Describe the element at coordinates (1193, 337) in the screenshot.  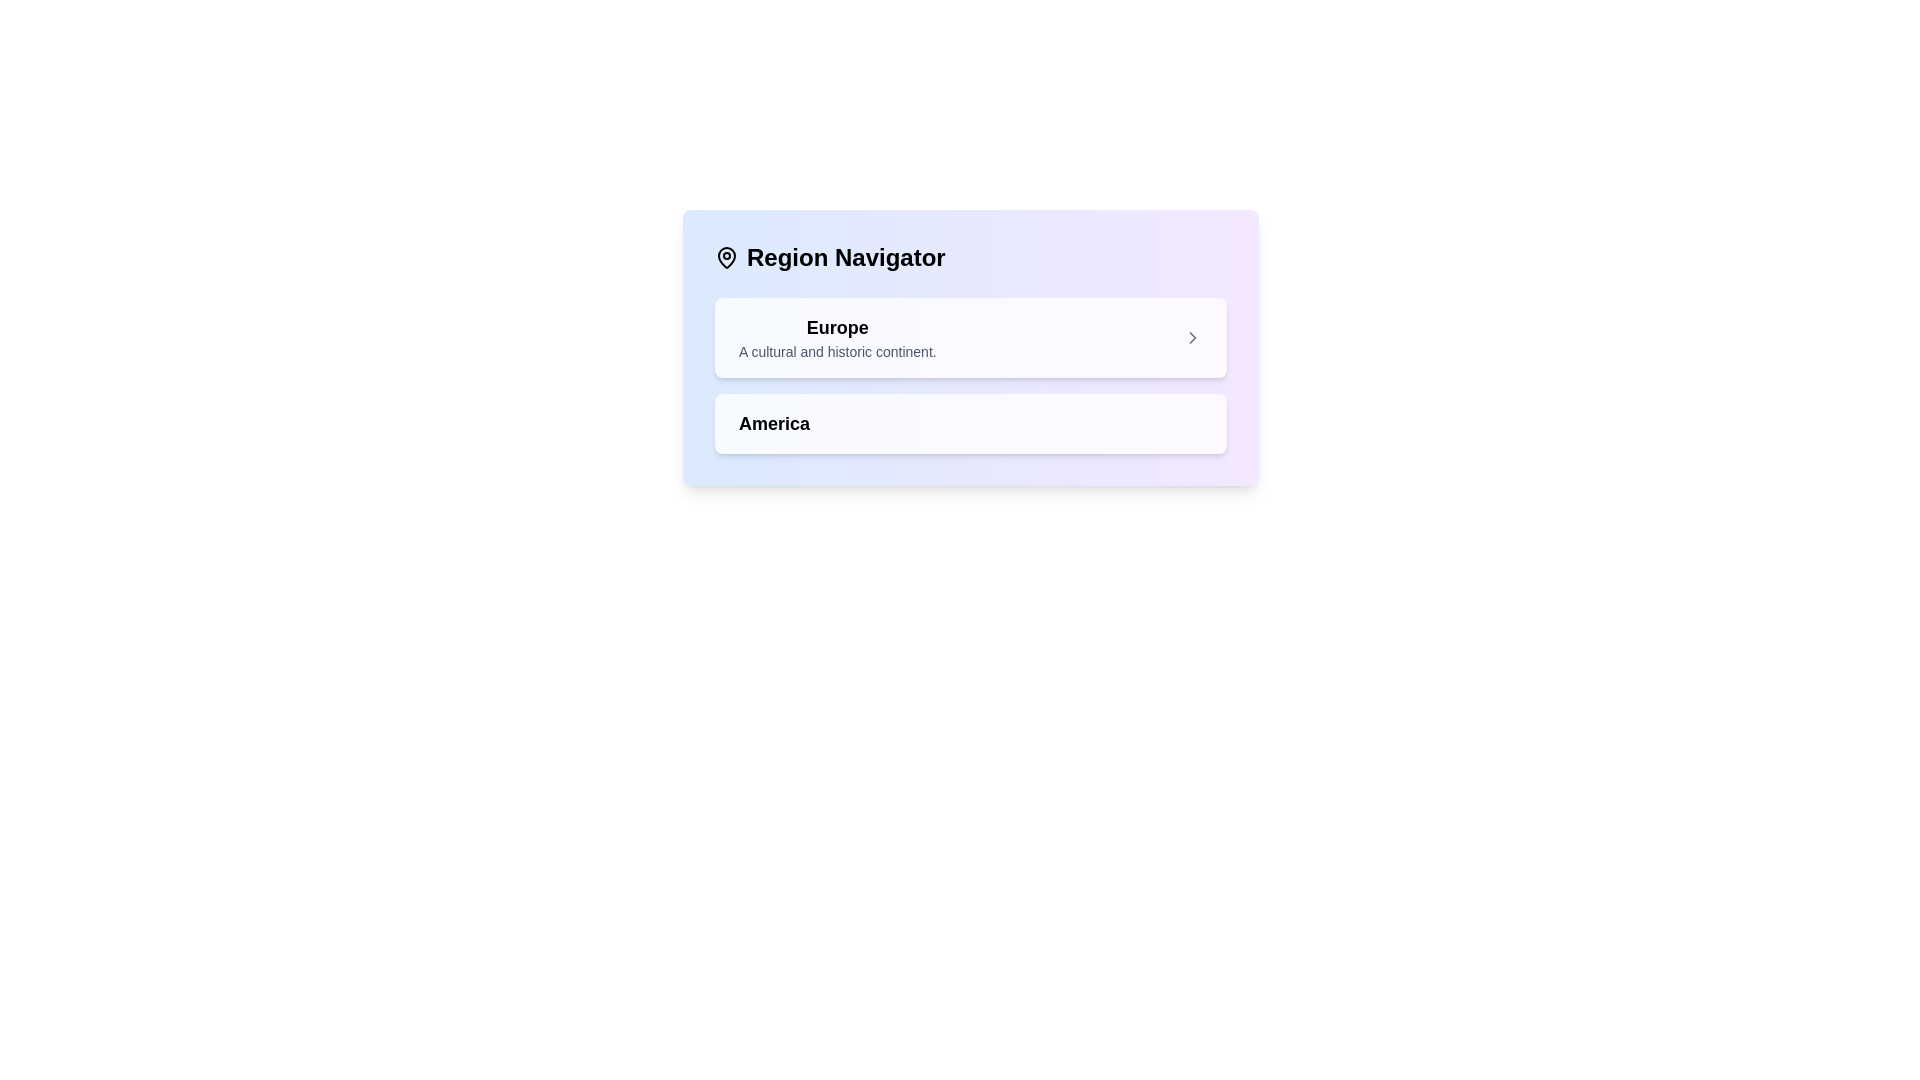
I see `the minimalistic right-pointing chevron icon in the SVG icon group that is positioned to the far right of the 'Europe' option row` at that location.